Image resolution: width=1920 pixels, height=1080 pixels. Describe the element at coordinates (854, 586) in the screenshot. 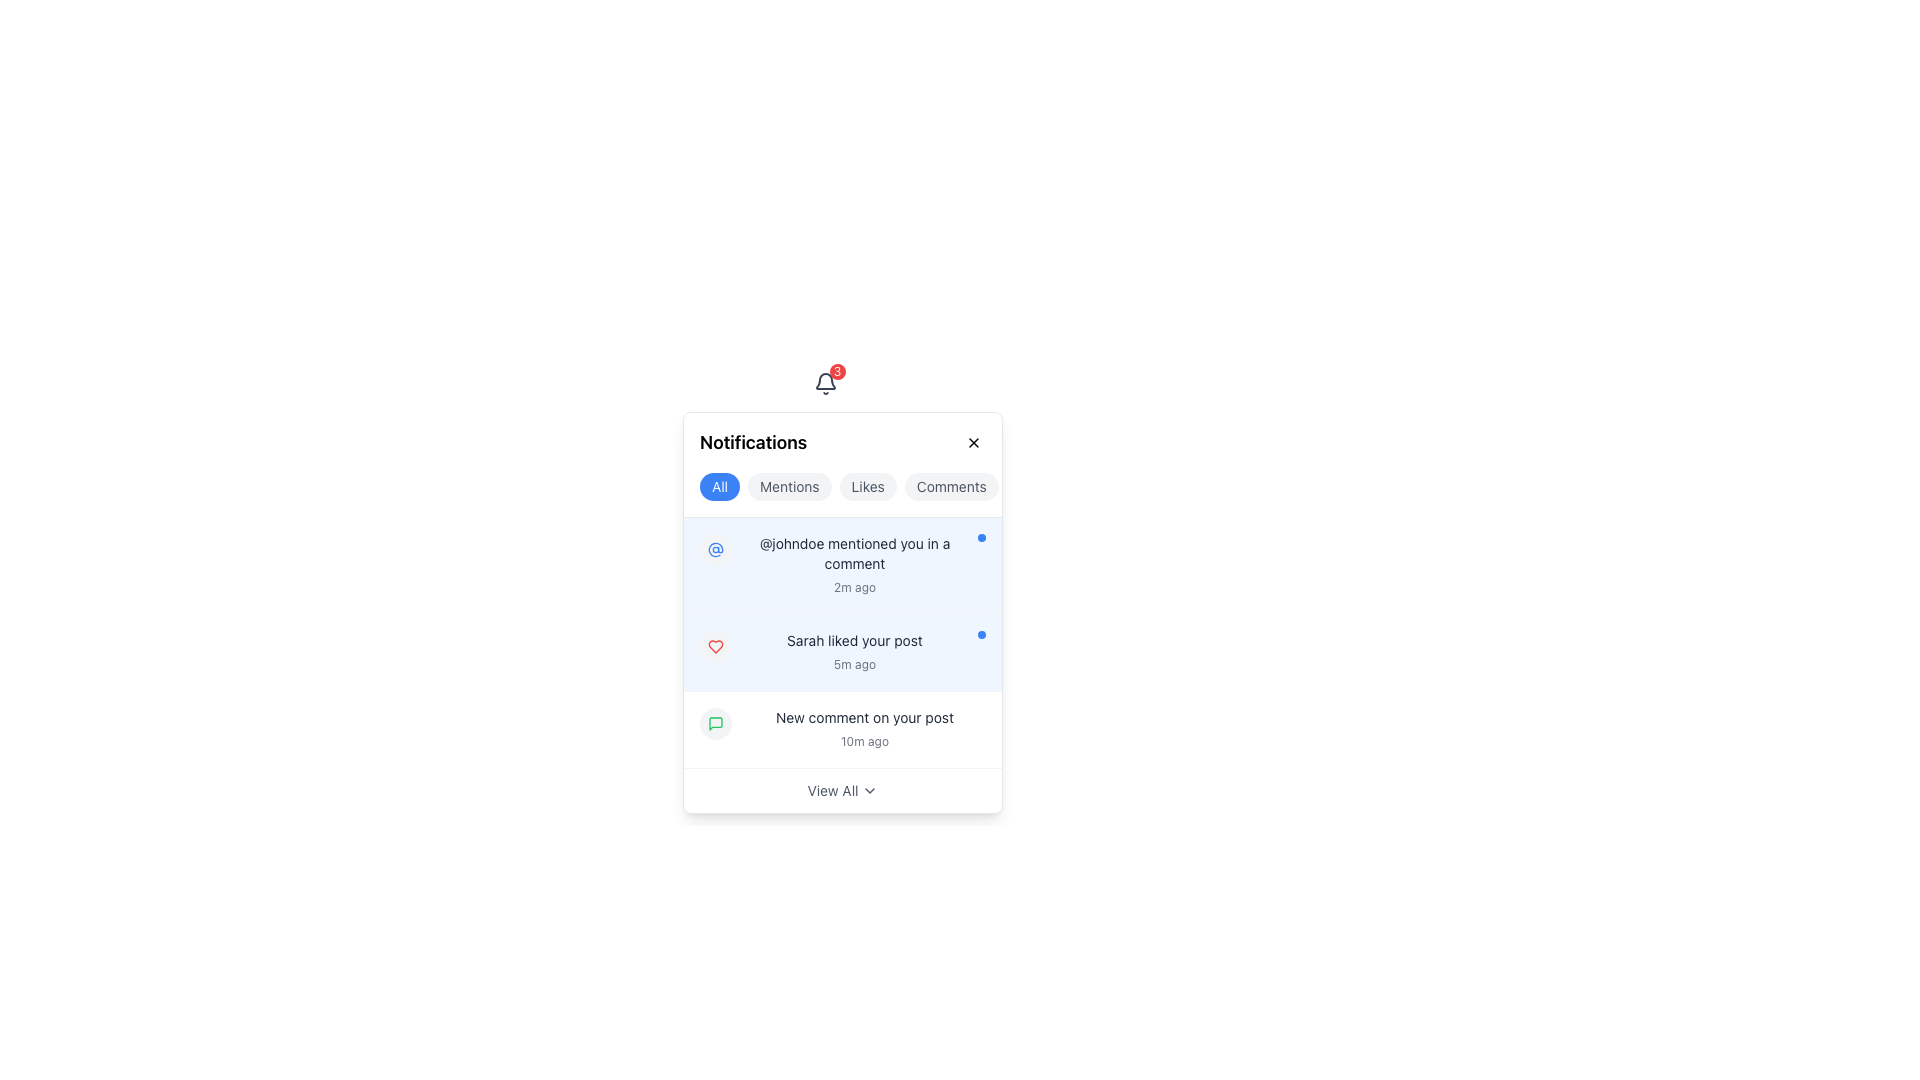

I see `the text label displaying '2m ago', which is located below the notification message '@johndoe mentioned you in a comment' and aligned to the right-hand side of the notification panel` at that location.